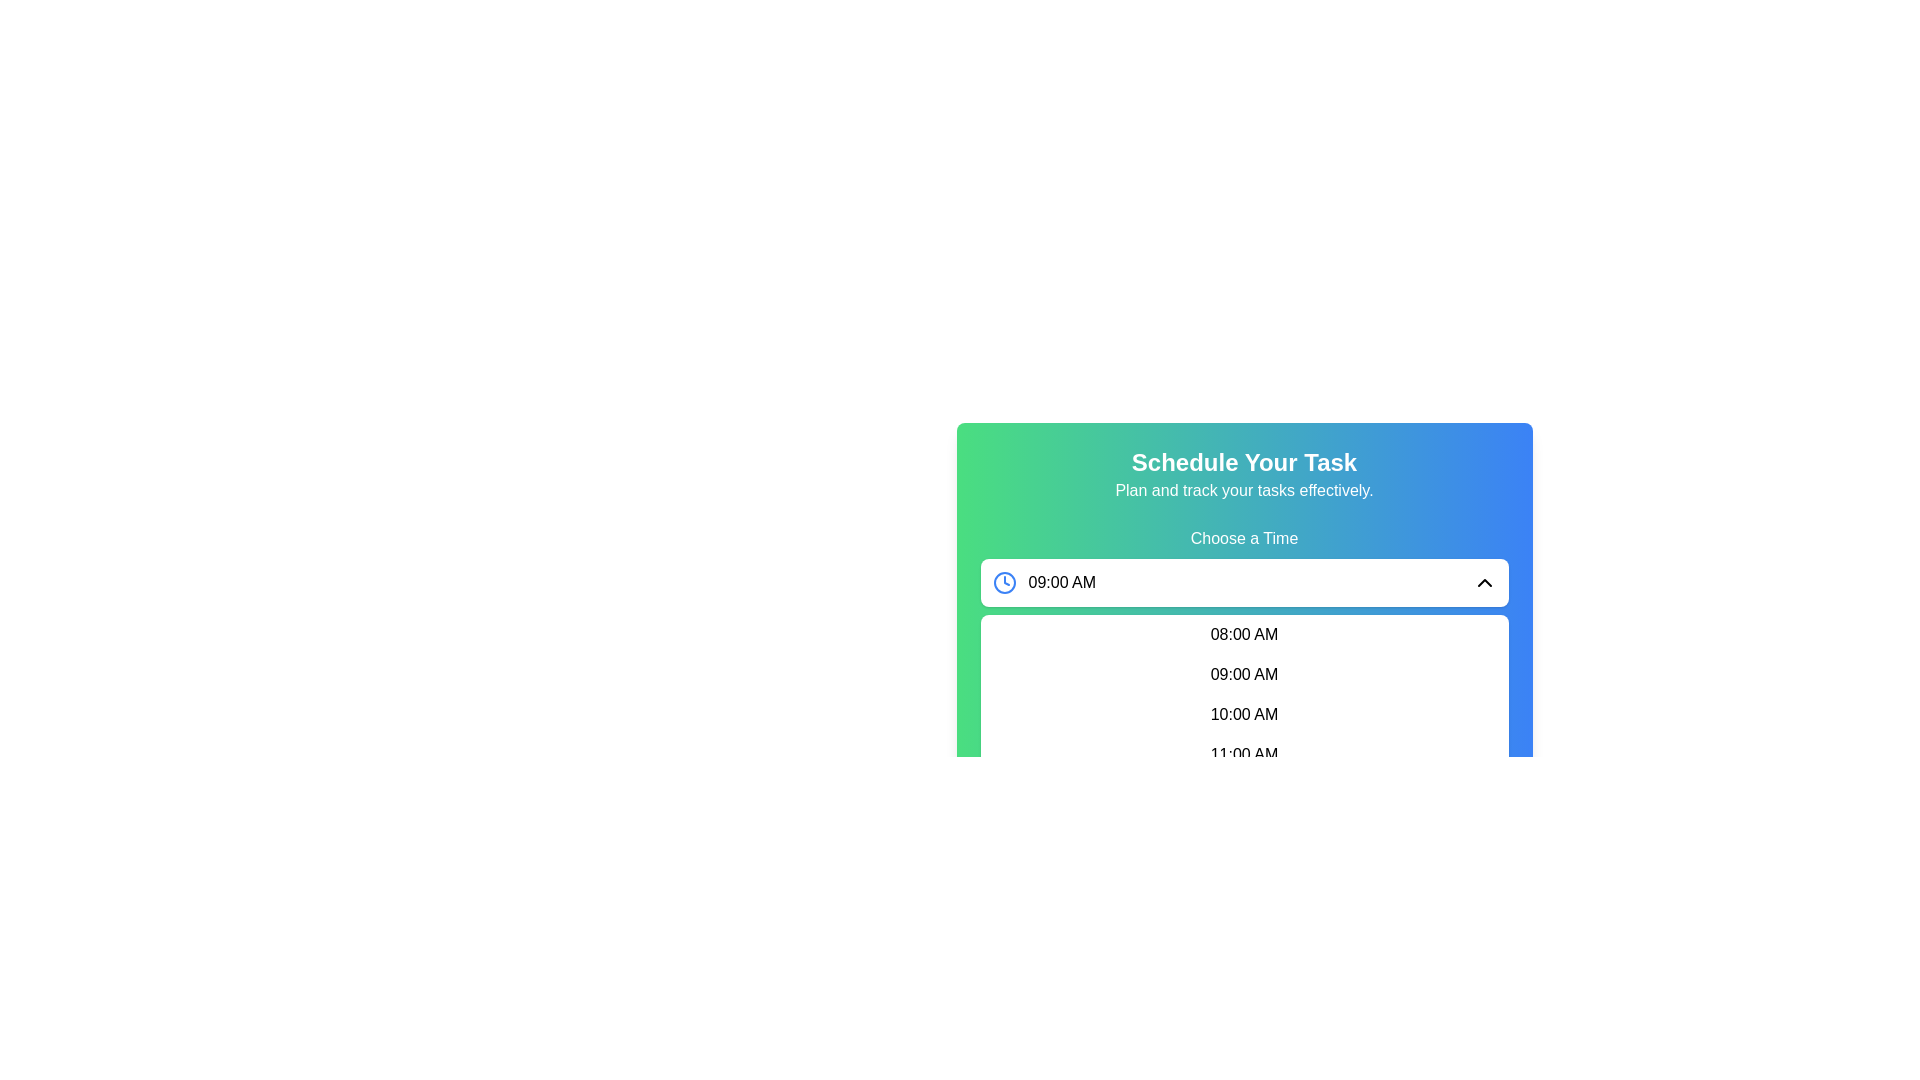  Describe the element at coordinates (1061, 582) in the screenshot. I see `the Static Text displaying '09:00 AM' which is styled in bold and aligned to the right, located within the dropdown menu under 'Choose a Time'` at that location.